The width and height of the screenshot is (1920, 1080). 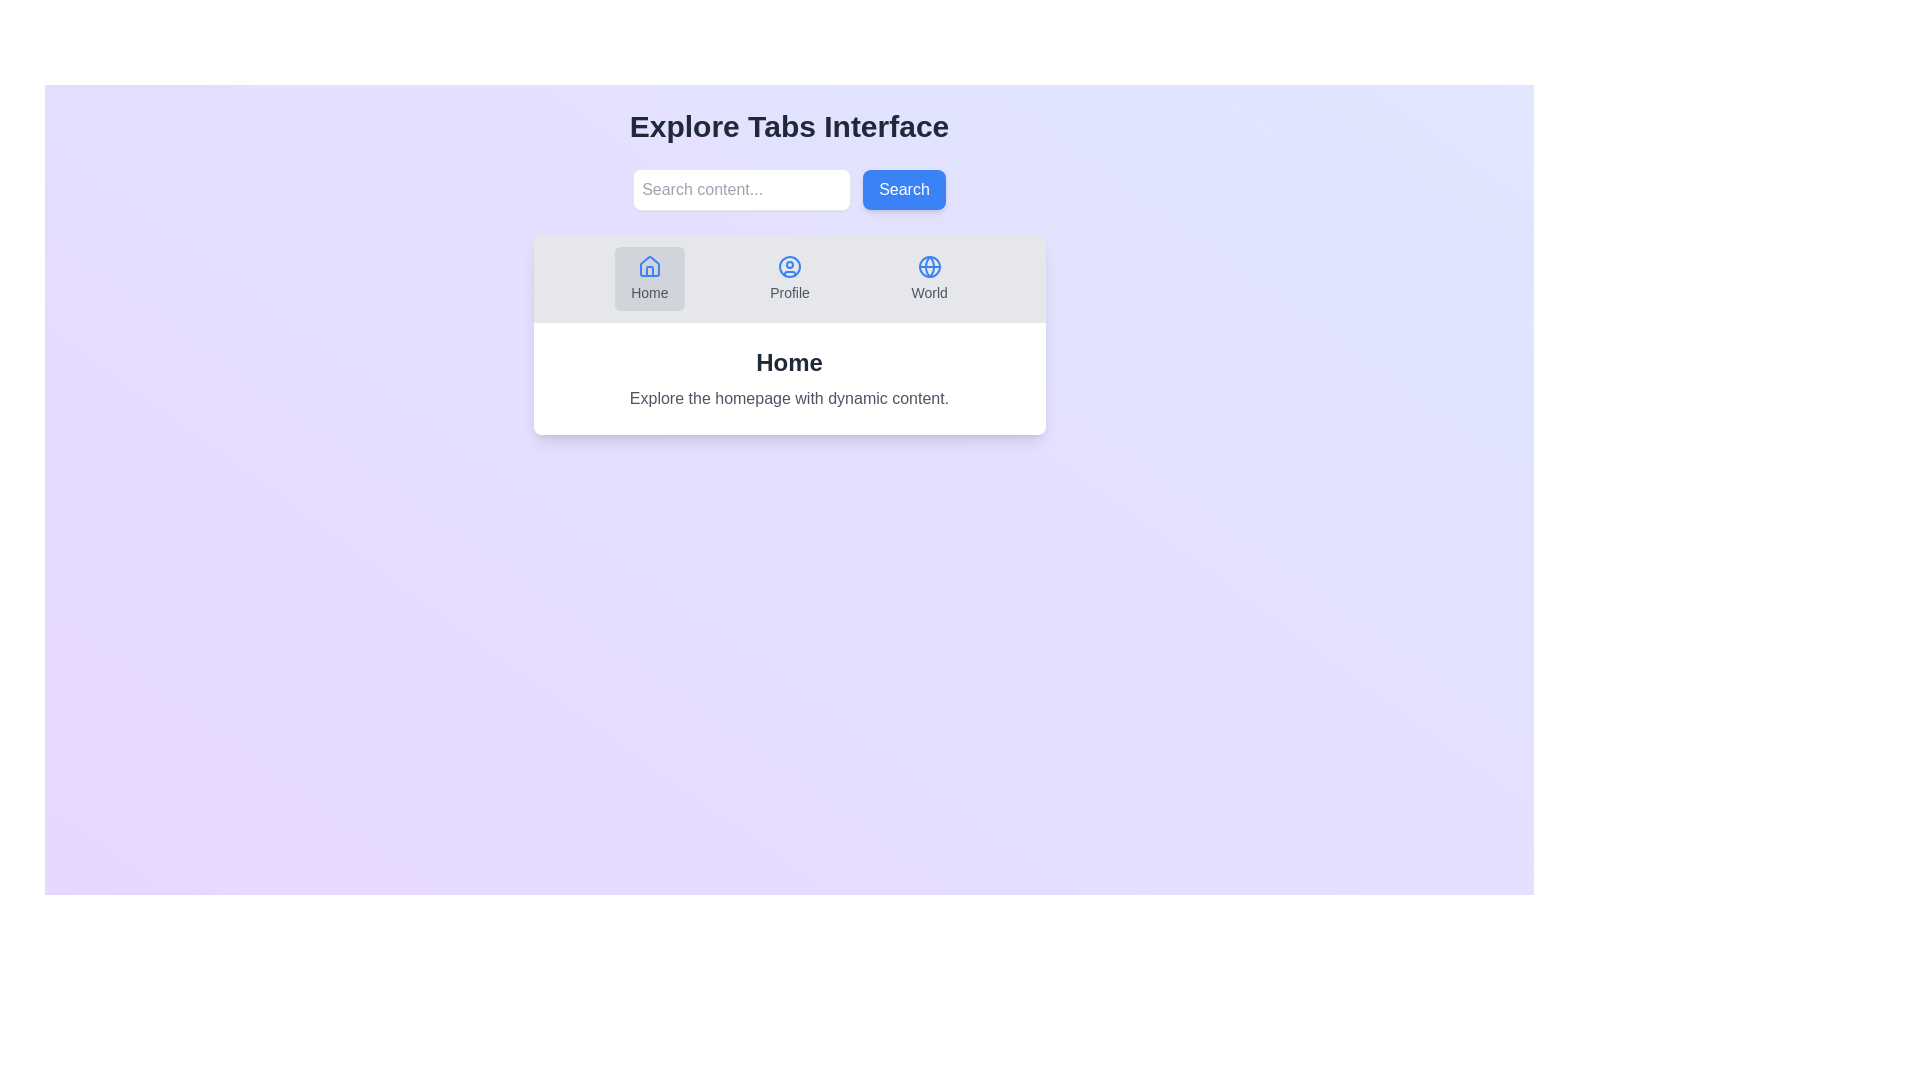 I want to click on the search button to execute the search action, so click(x=903, y=189).